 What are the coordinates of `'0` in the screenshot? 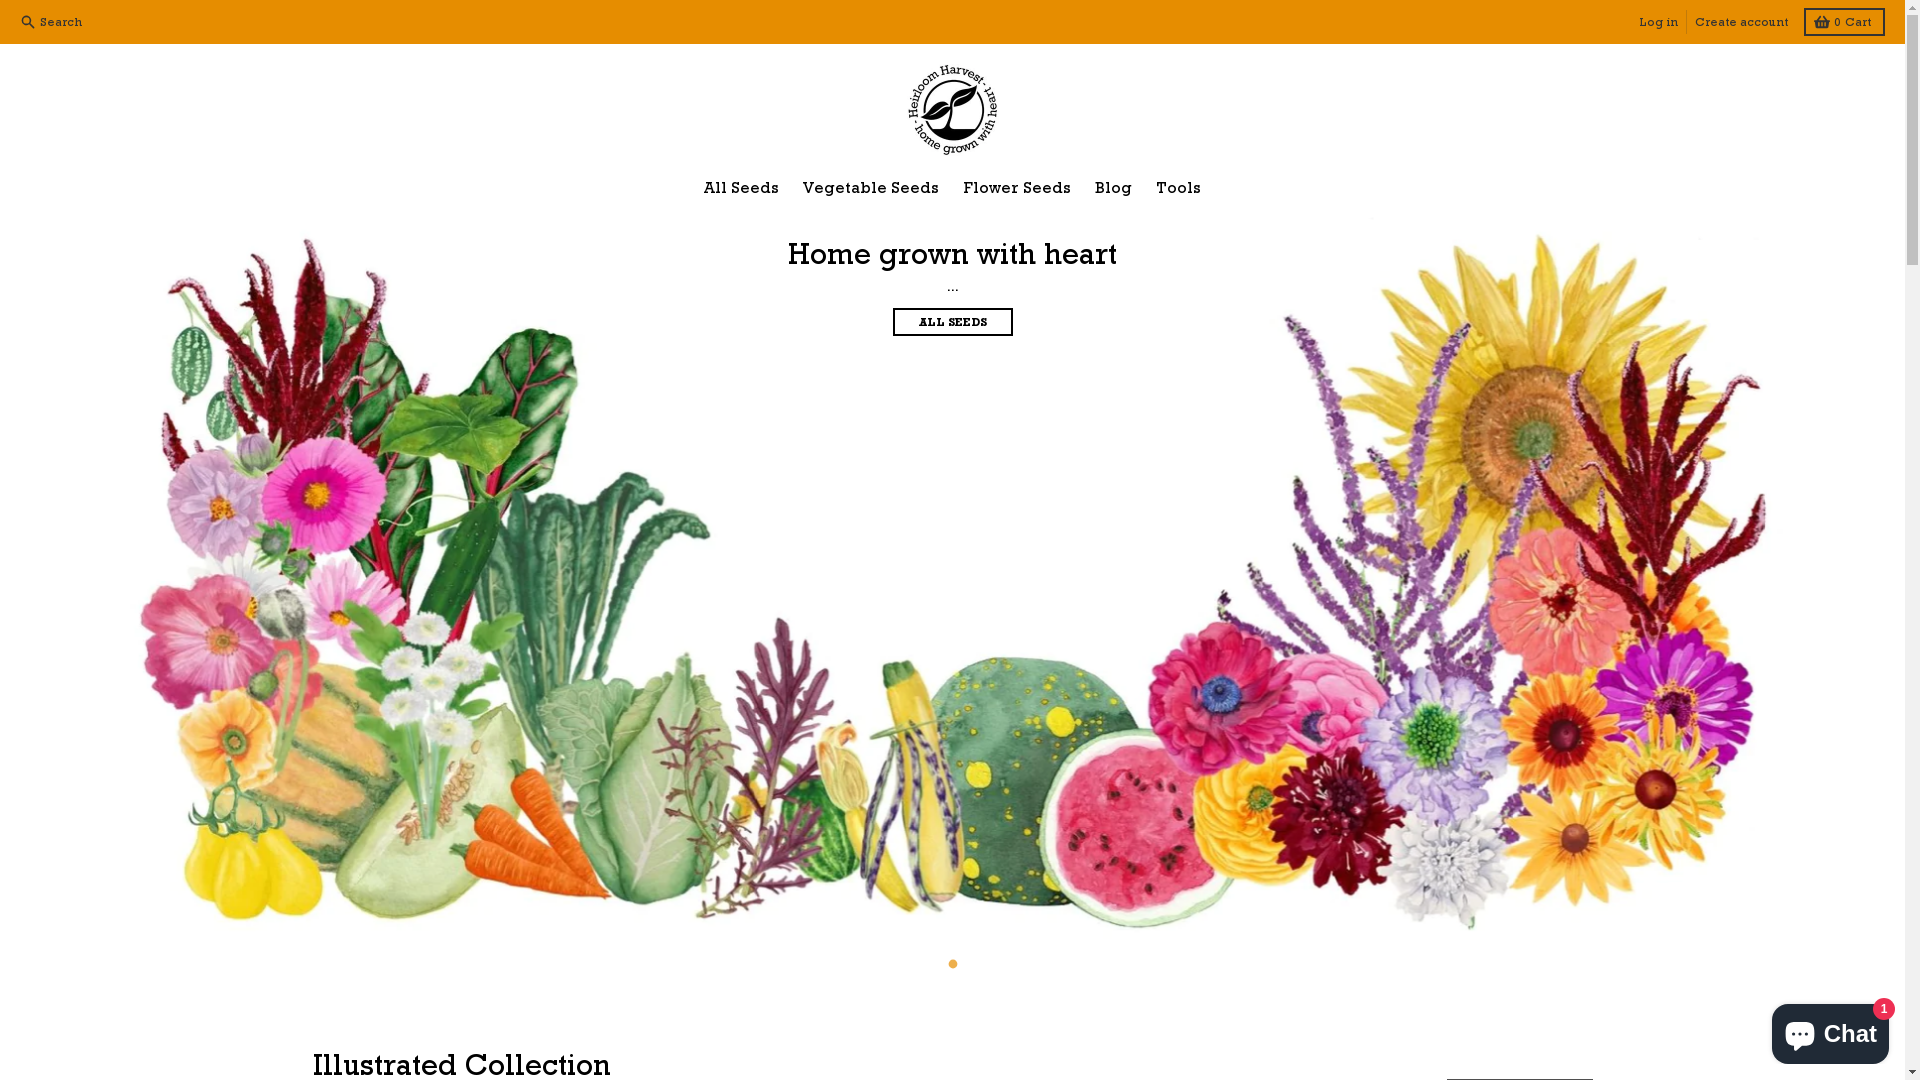 It's located at (1843, 22).